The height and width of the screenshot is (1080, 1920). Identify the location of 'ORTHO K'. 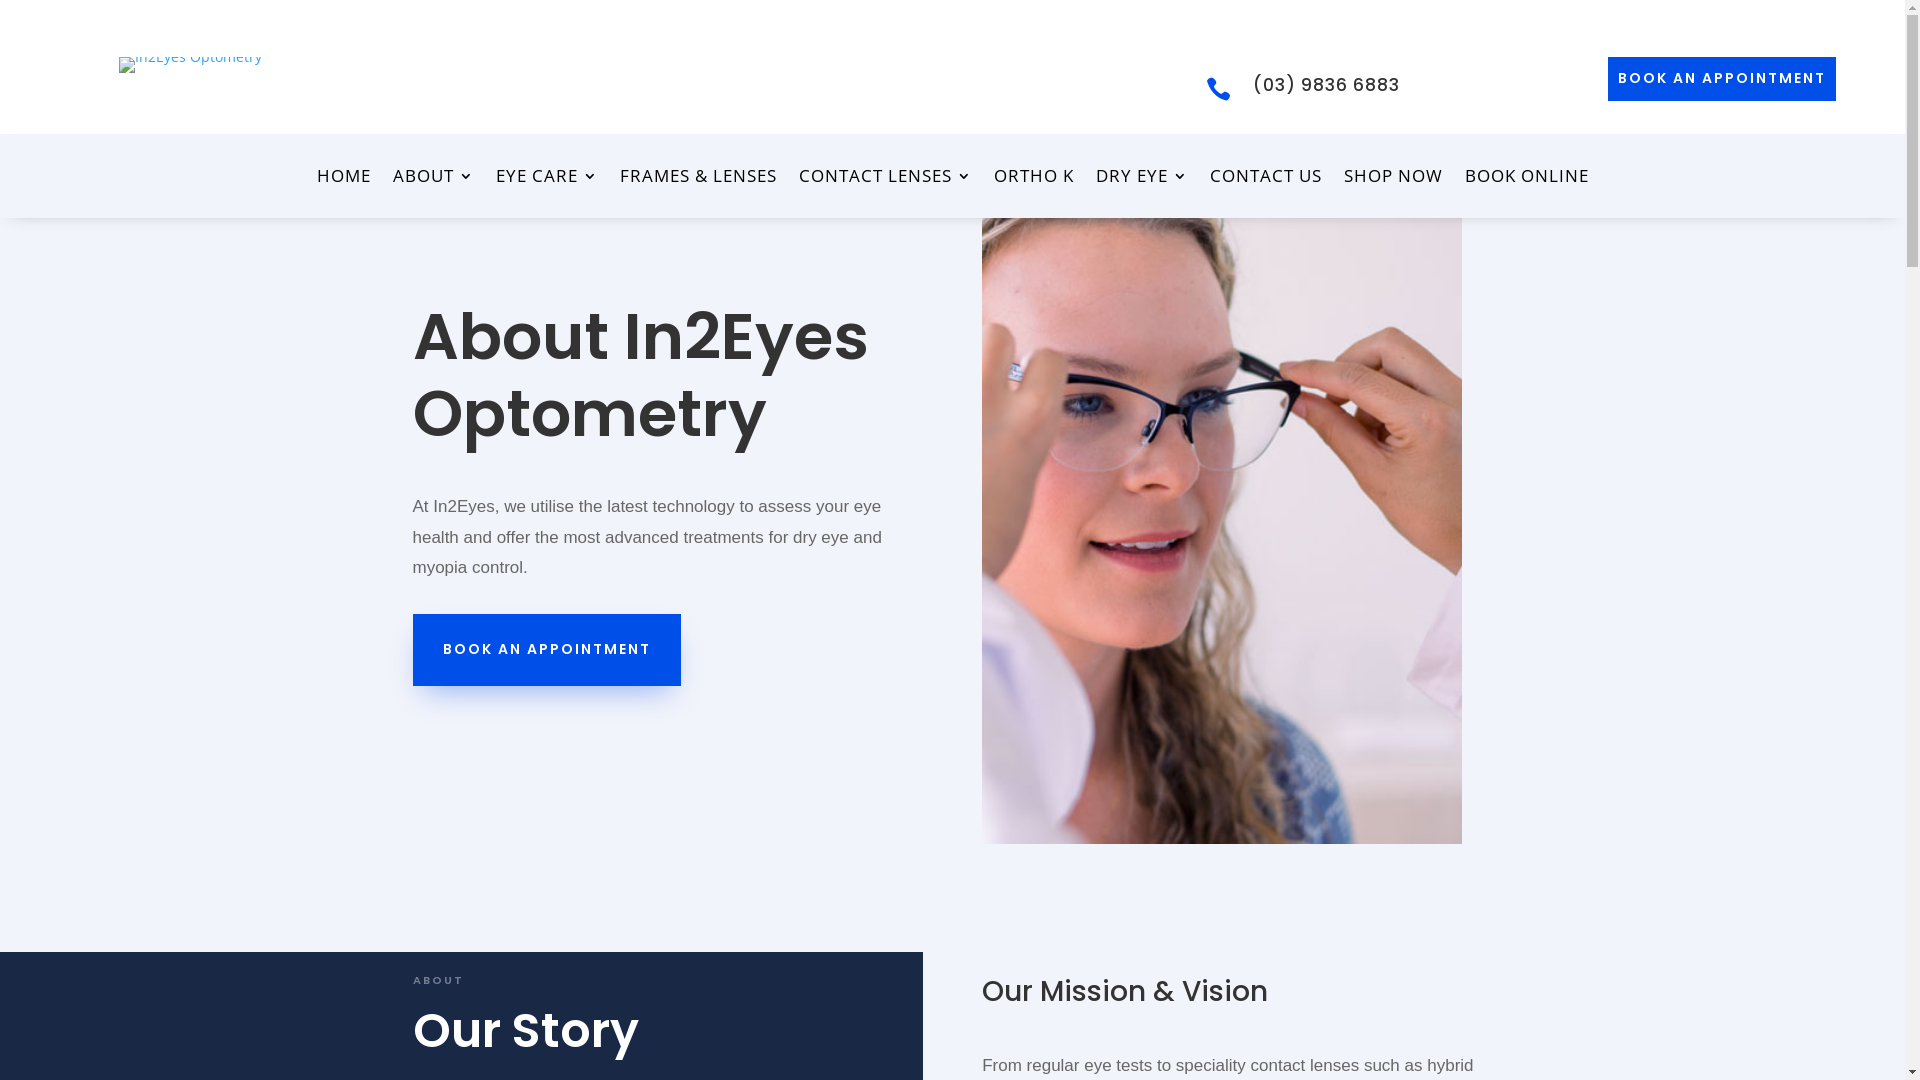
(1033, 180).